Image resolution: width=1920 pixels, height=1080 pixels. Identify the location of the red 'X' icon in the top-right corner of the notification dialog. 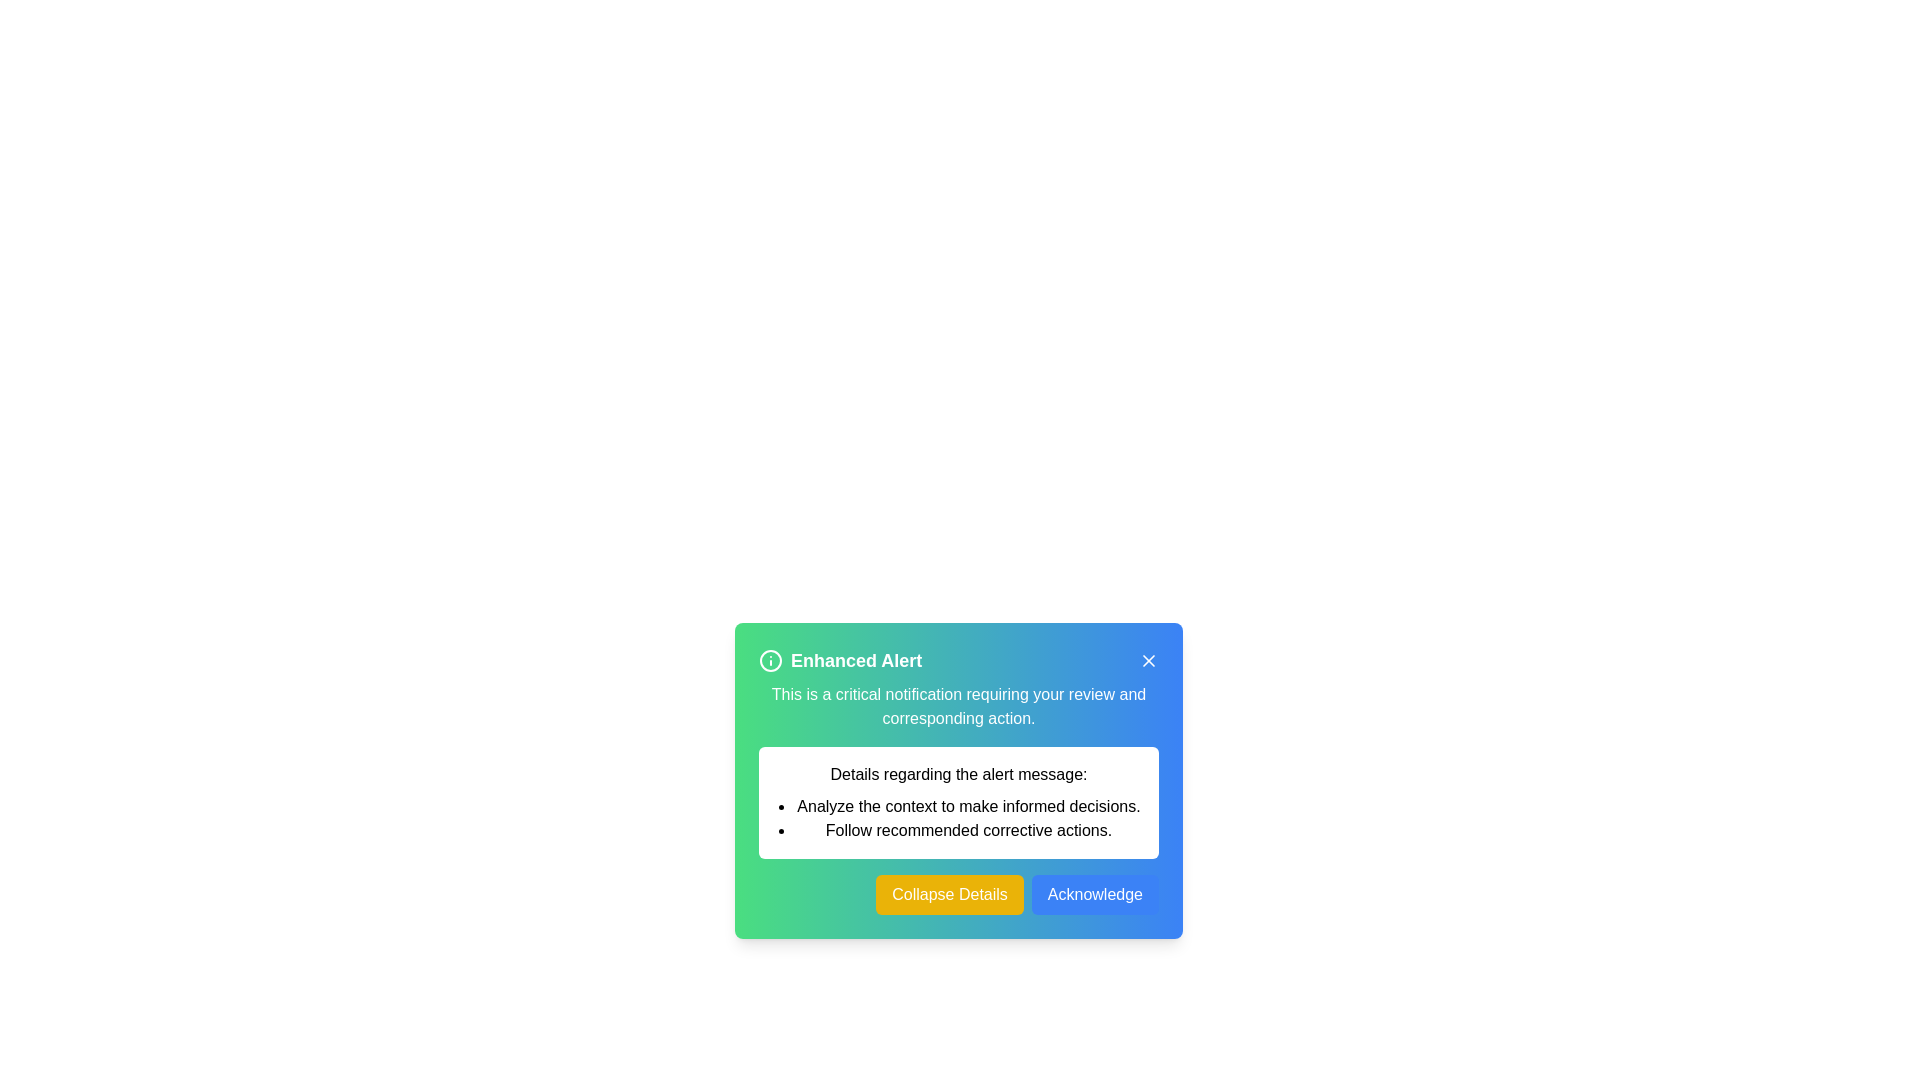
(1148, 660).